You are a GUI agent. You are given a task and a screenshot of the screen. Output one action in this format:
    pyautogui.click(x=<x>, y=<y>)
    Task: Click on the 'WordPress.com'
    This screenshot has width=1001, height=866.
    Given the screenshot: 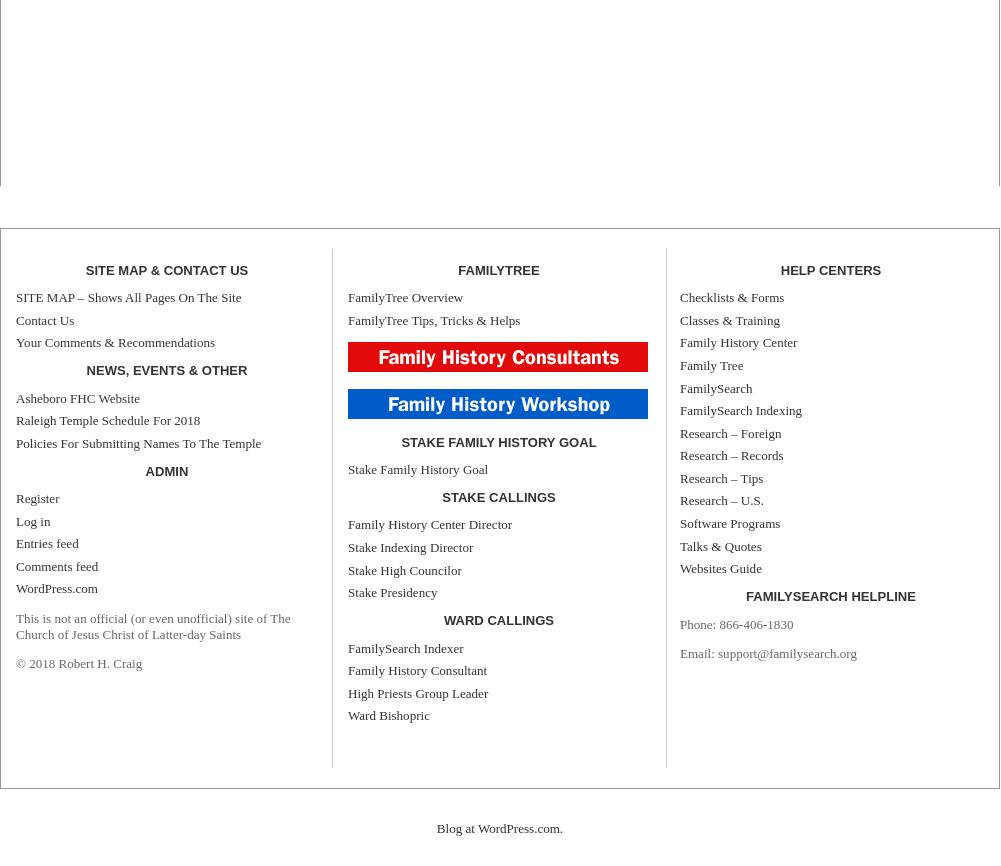 What is the action you would take?
    pyautogui.click(x=56, y=588)
    